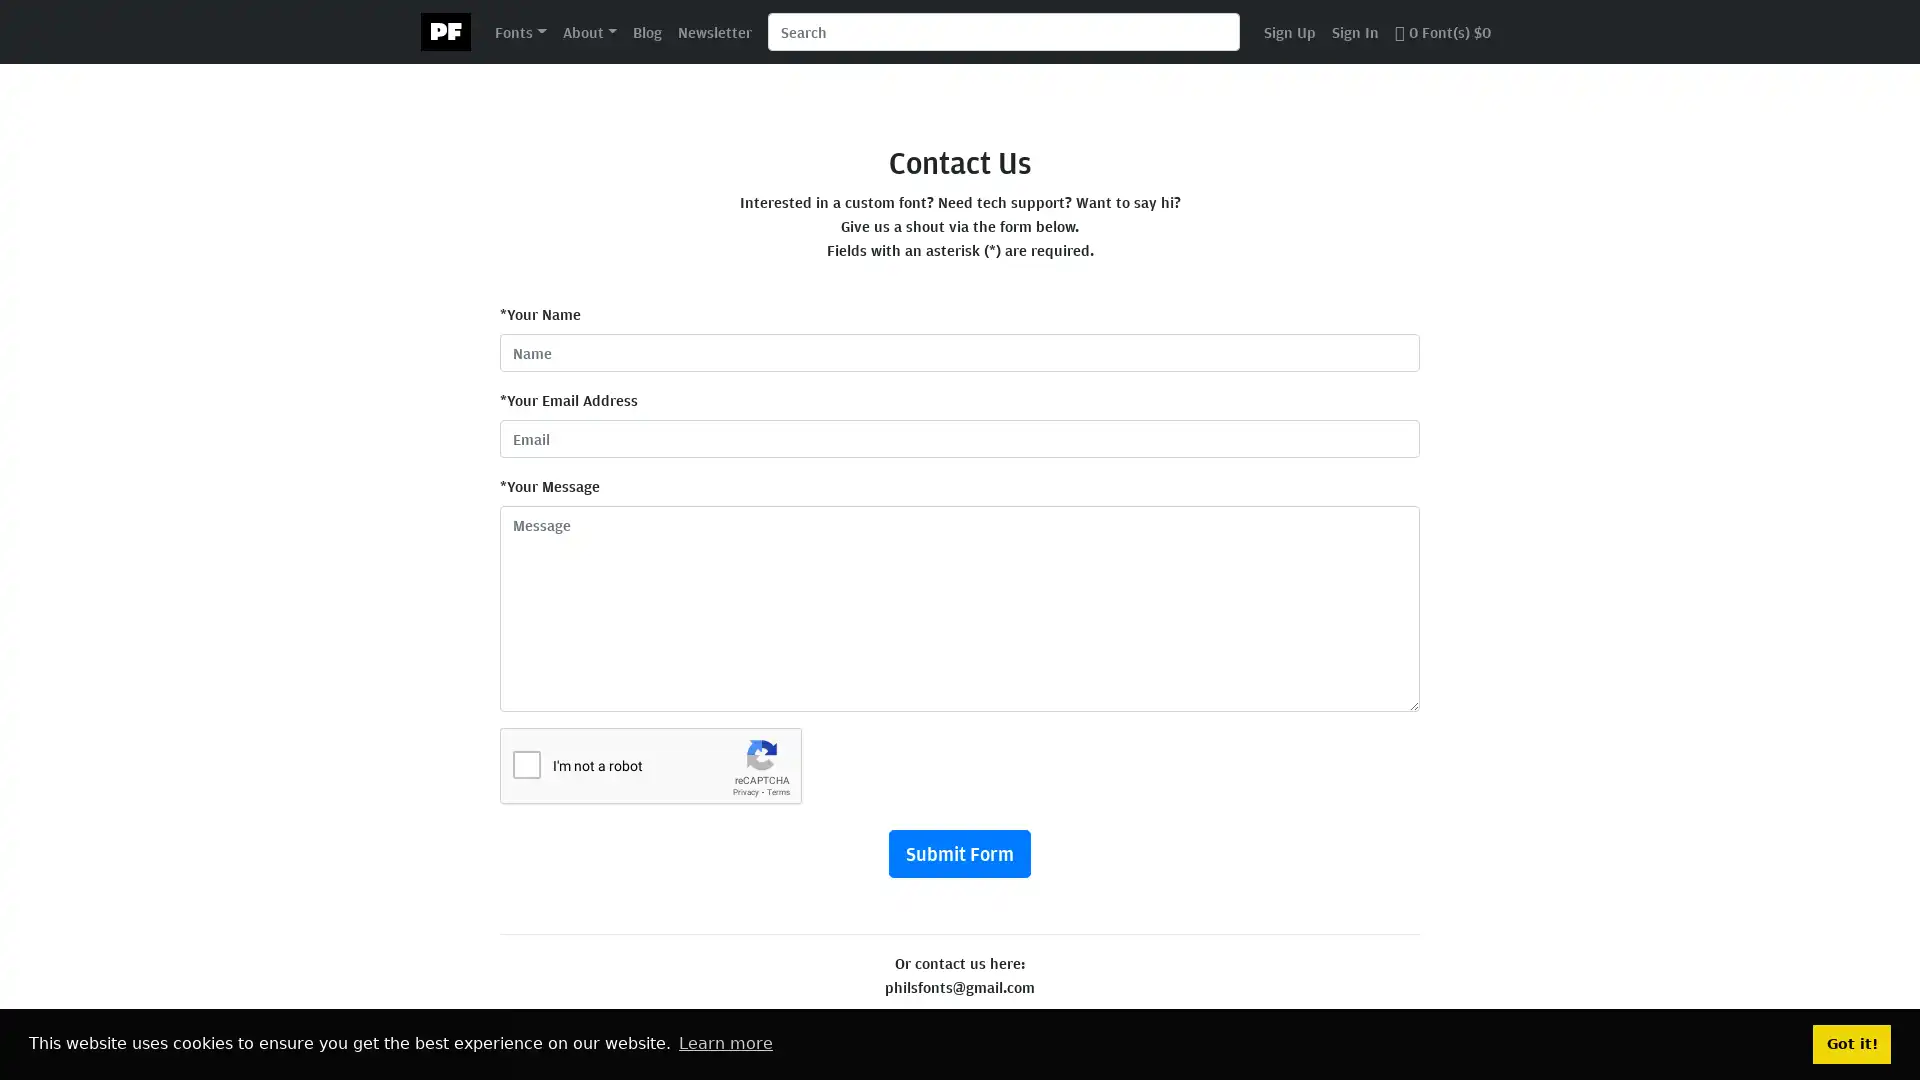 The height and width of the screenshot is (1080, 1920). I want to click on dismiss cookie message, so click(1851, 1043).